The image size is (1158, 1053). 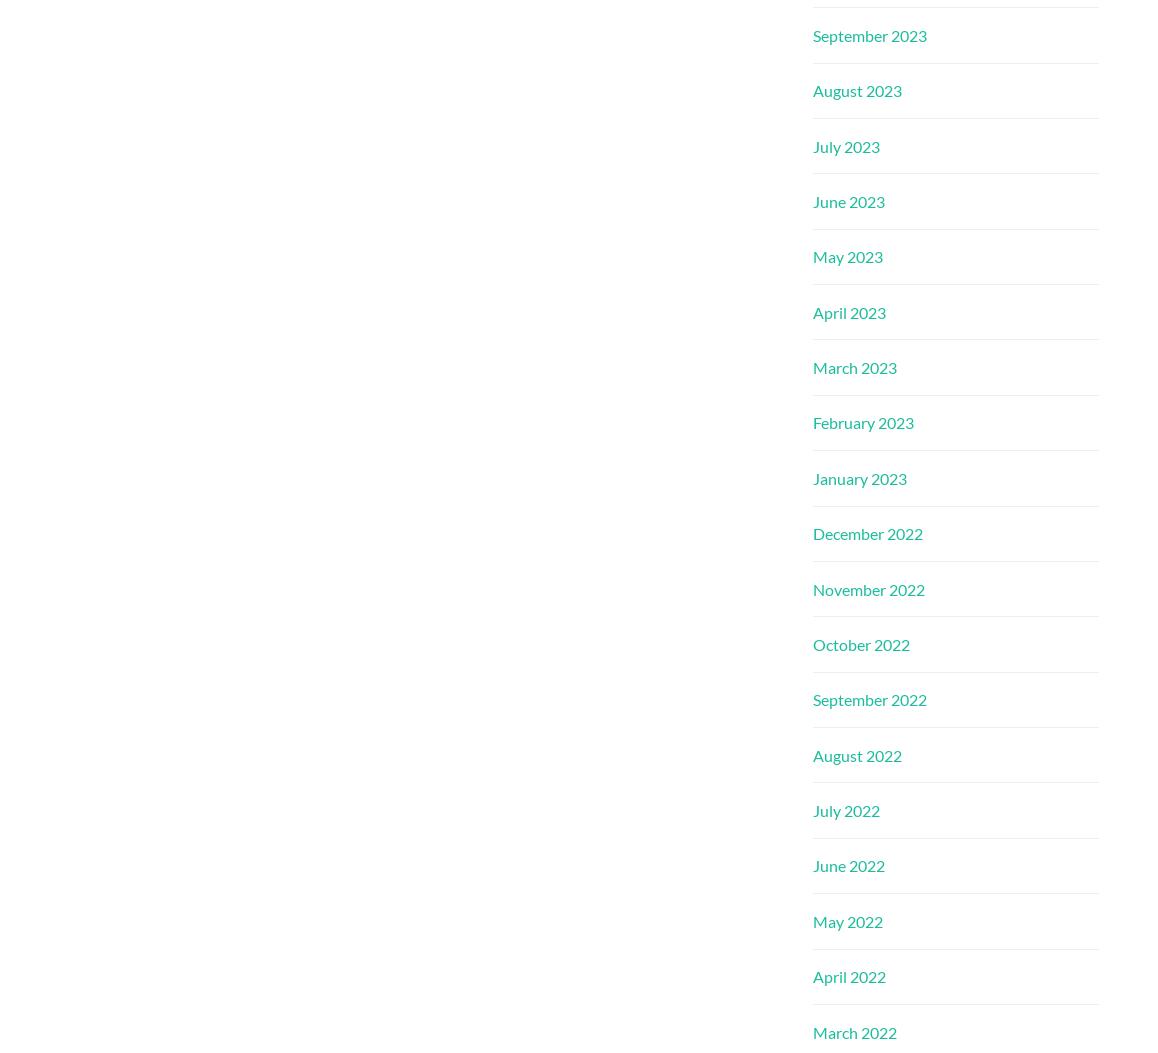 What do you see at coordinates (867, 532) in the screenshot?
I see `'December 2022'` at bounding box center [867, 532].